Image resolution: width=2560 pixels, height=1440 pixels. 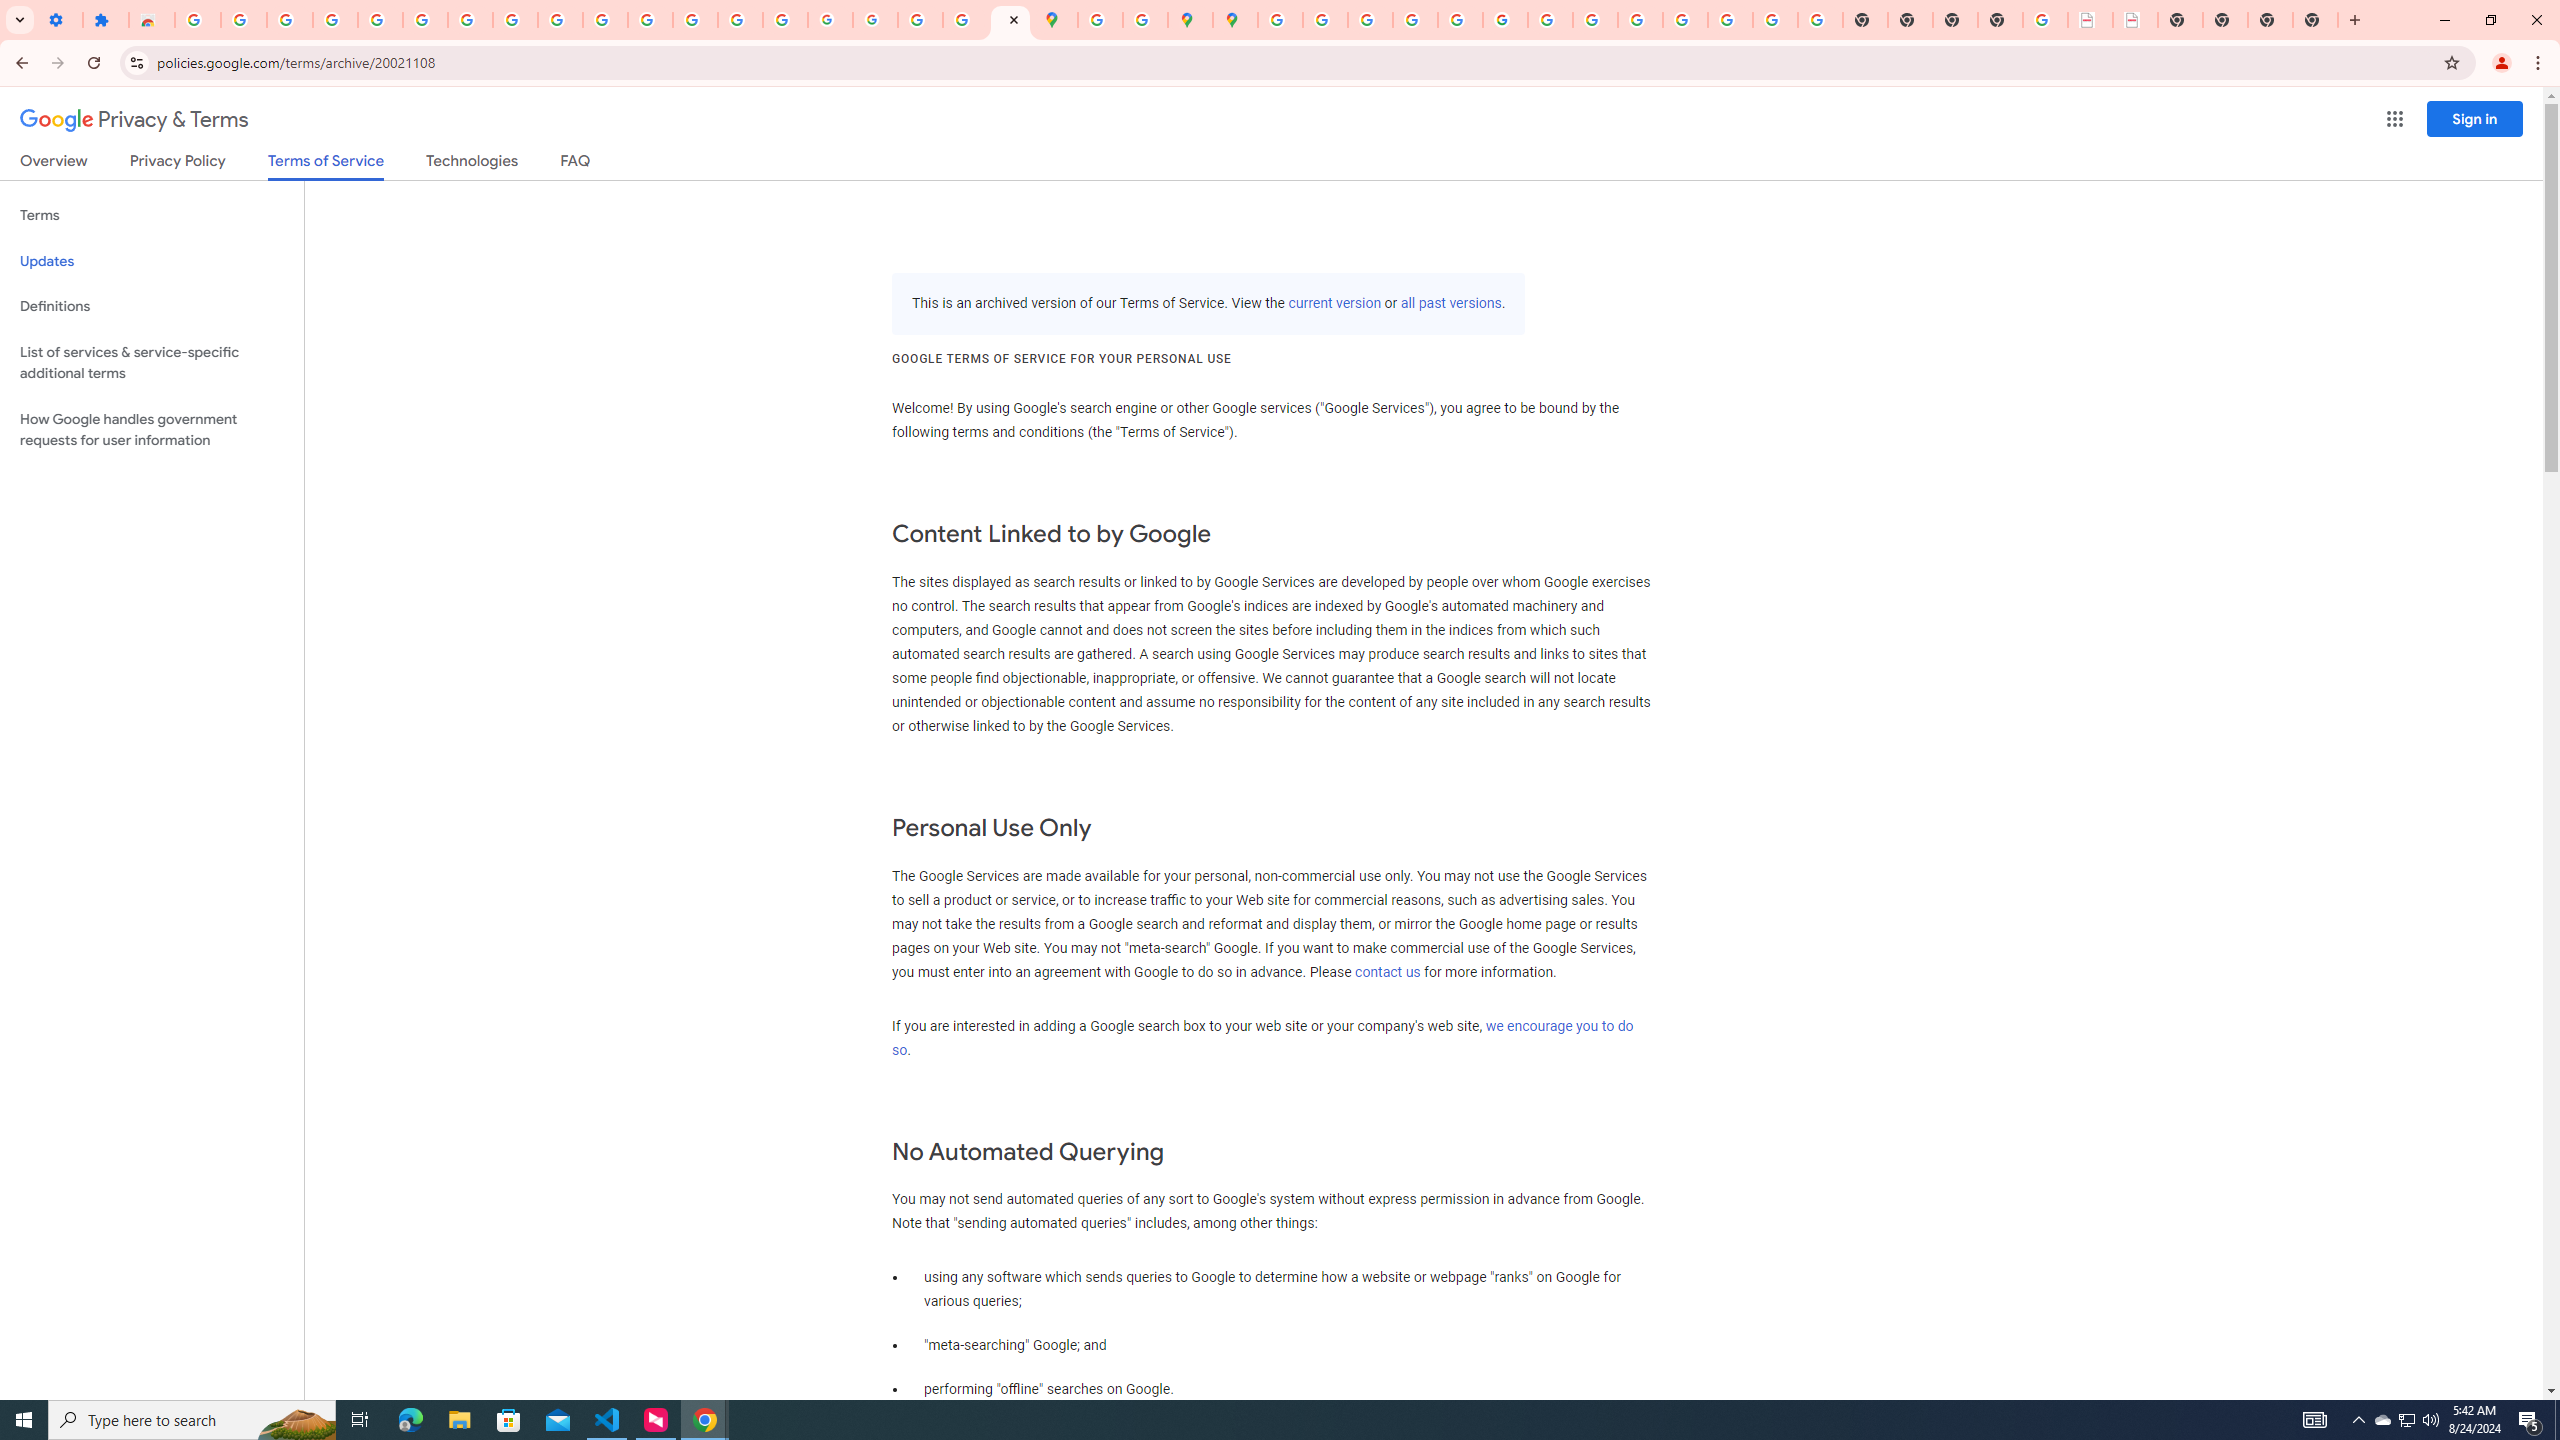 I want to click on 'Settings - On startup', so click(x=60, y=19).